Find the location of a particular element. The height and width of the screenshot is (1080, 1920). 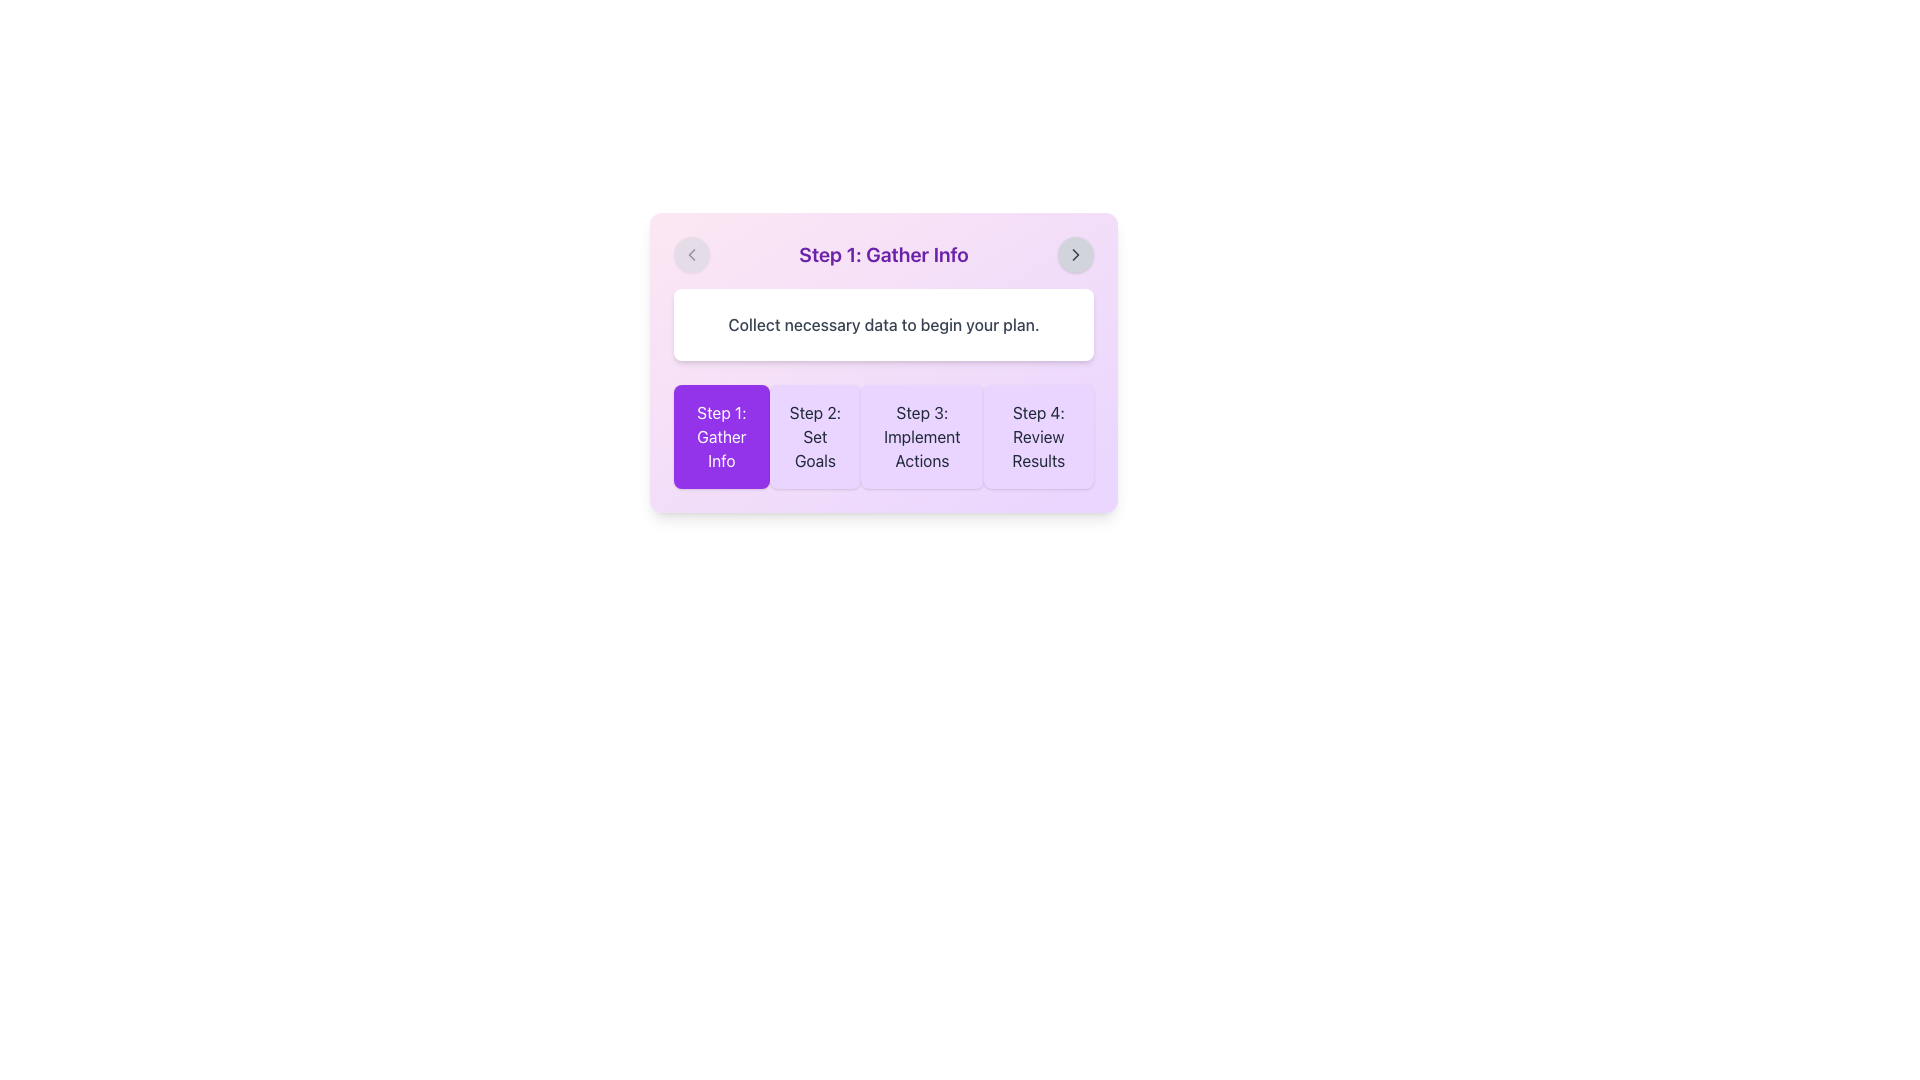

the button labeled 'Step 2: Set Goals' is located at coordinates (815, 435).